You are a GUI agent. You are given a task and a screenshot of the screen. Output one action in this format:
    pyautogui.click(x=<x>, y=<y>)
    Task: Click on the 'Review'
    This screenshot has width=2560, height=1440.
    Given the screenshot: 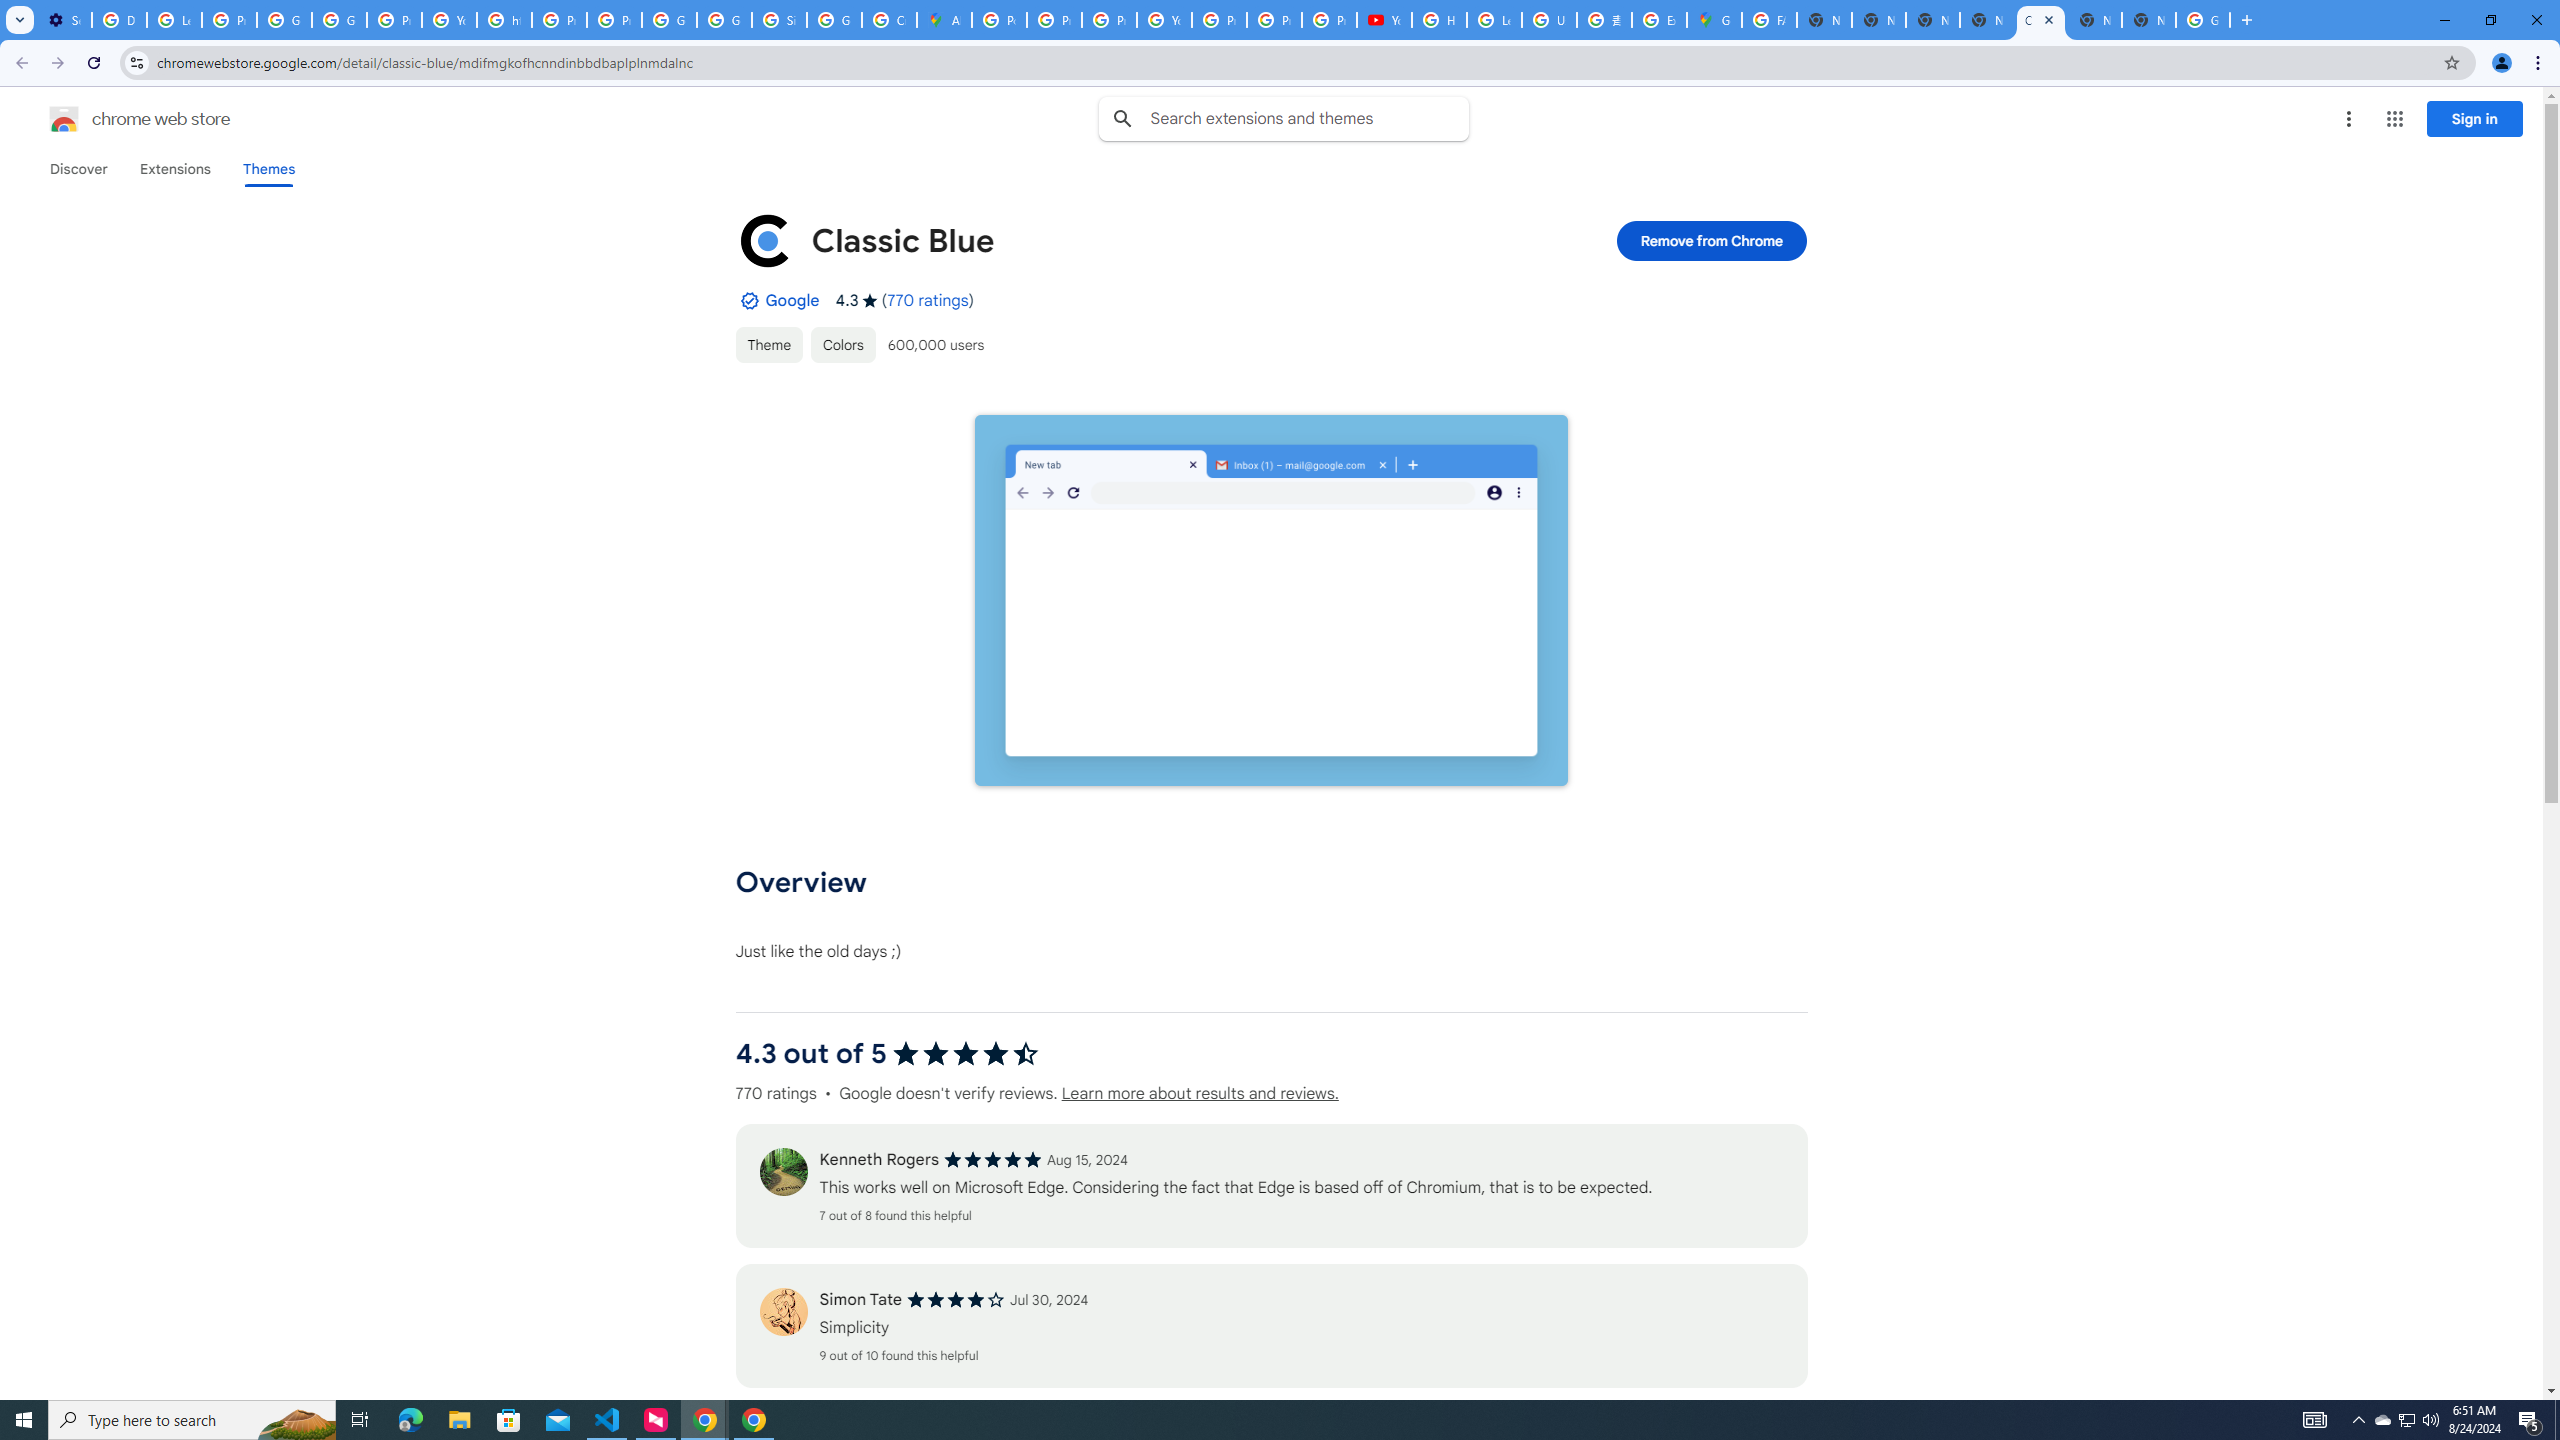 What is the action you would take?
    pyautogui.click(x=782, y=1310)
    